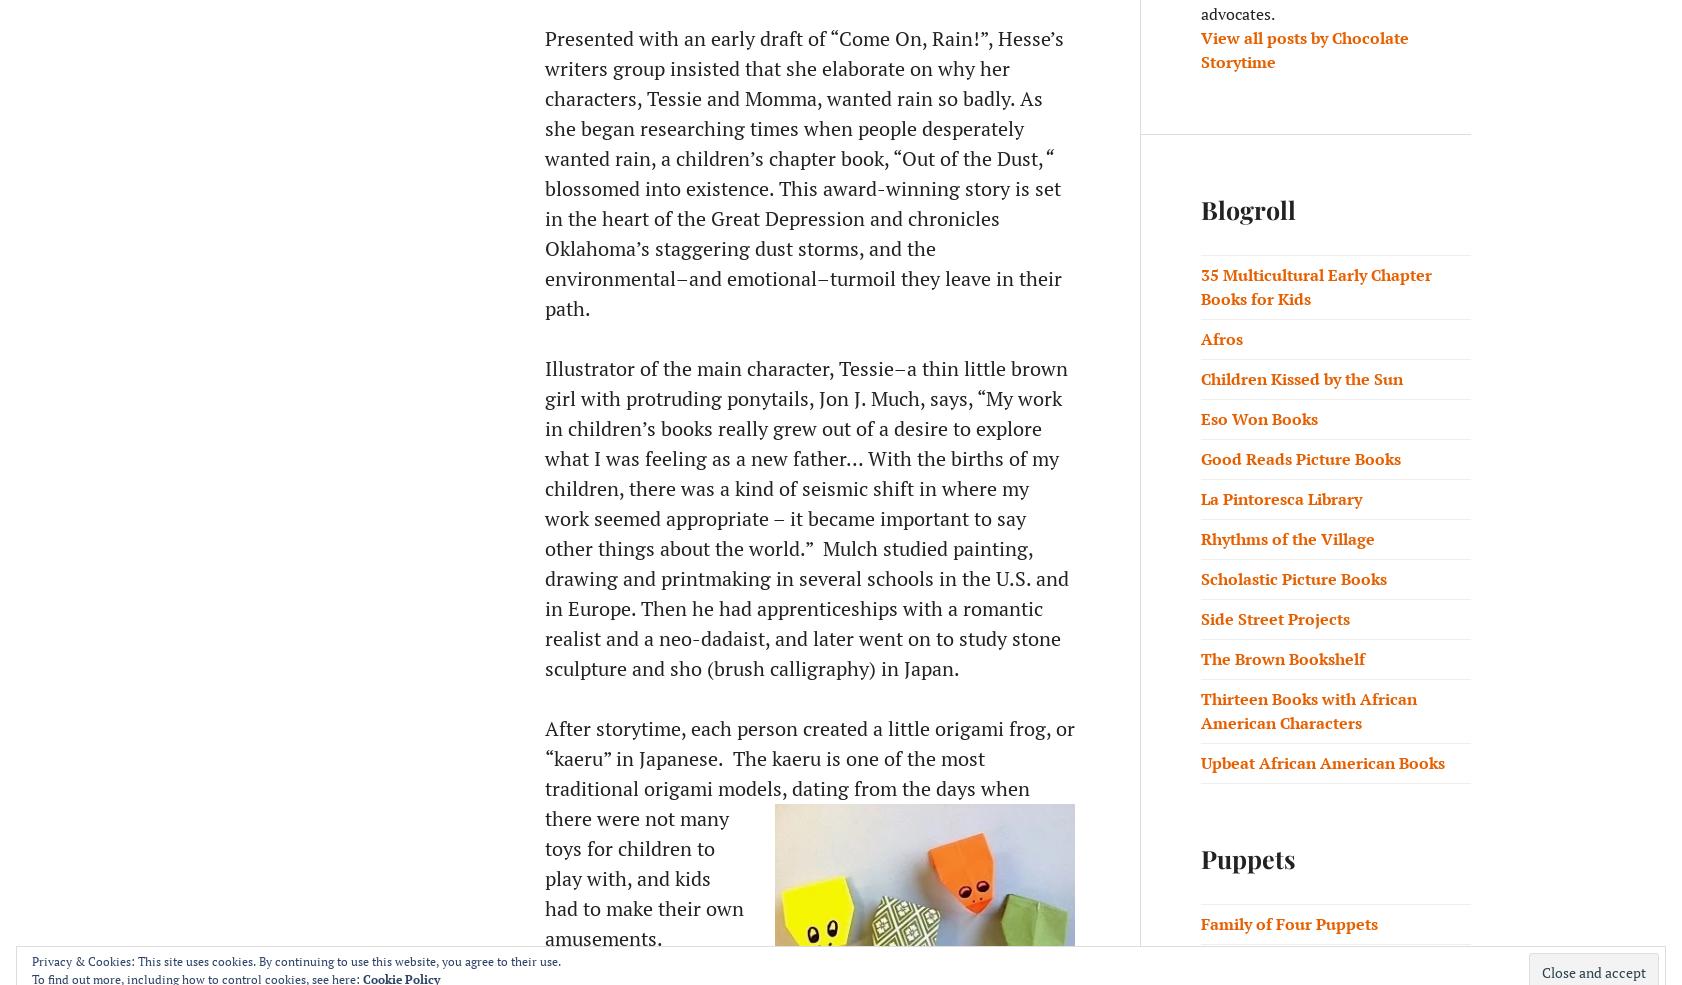 The width and height of the screenshot is (1682, 985). What do you see at coordinates (1302, 379) in the screenshot?
I see `'Children Kissed by the Sun'` at bounding box center [1302, 379].